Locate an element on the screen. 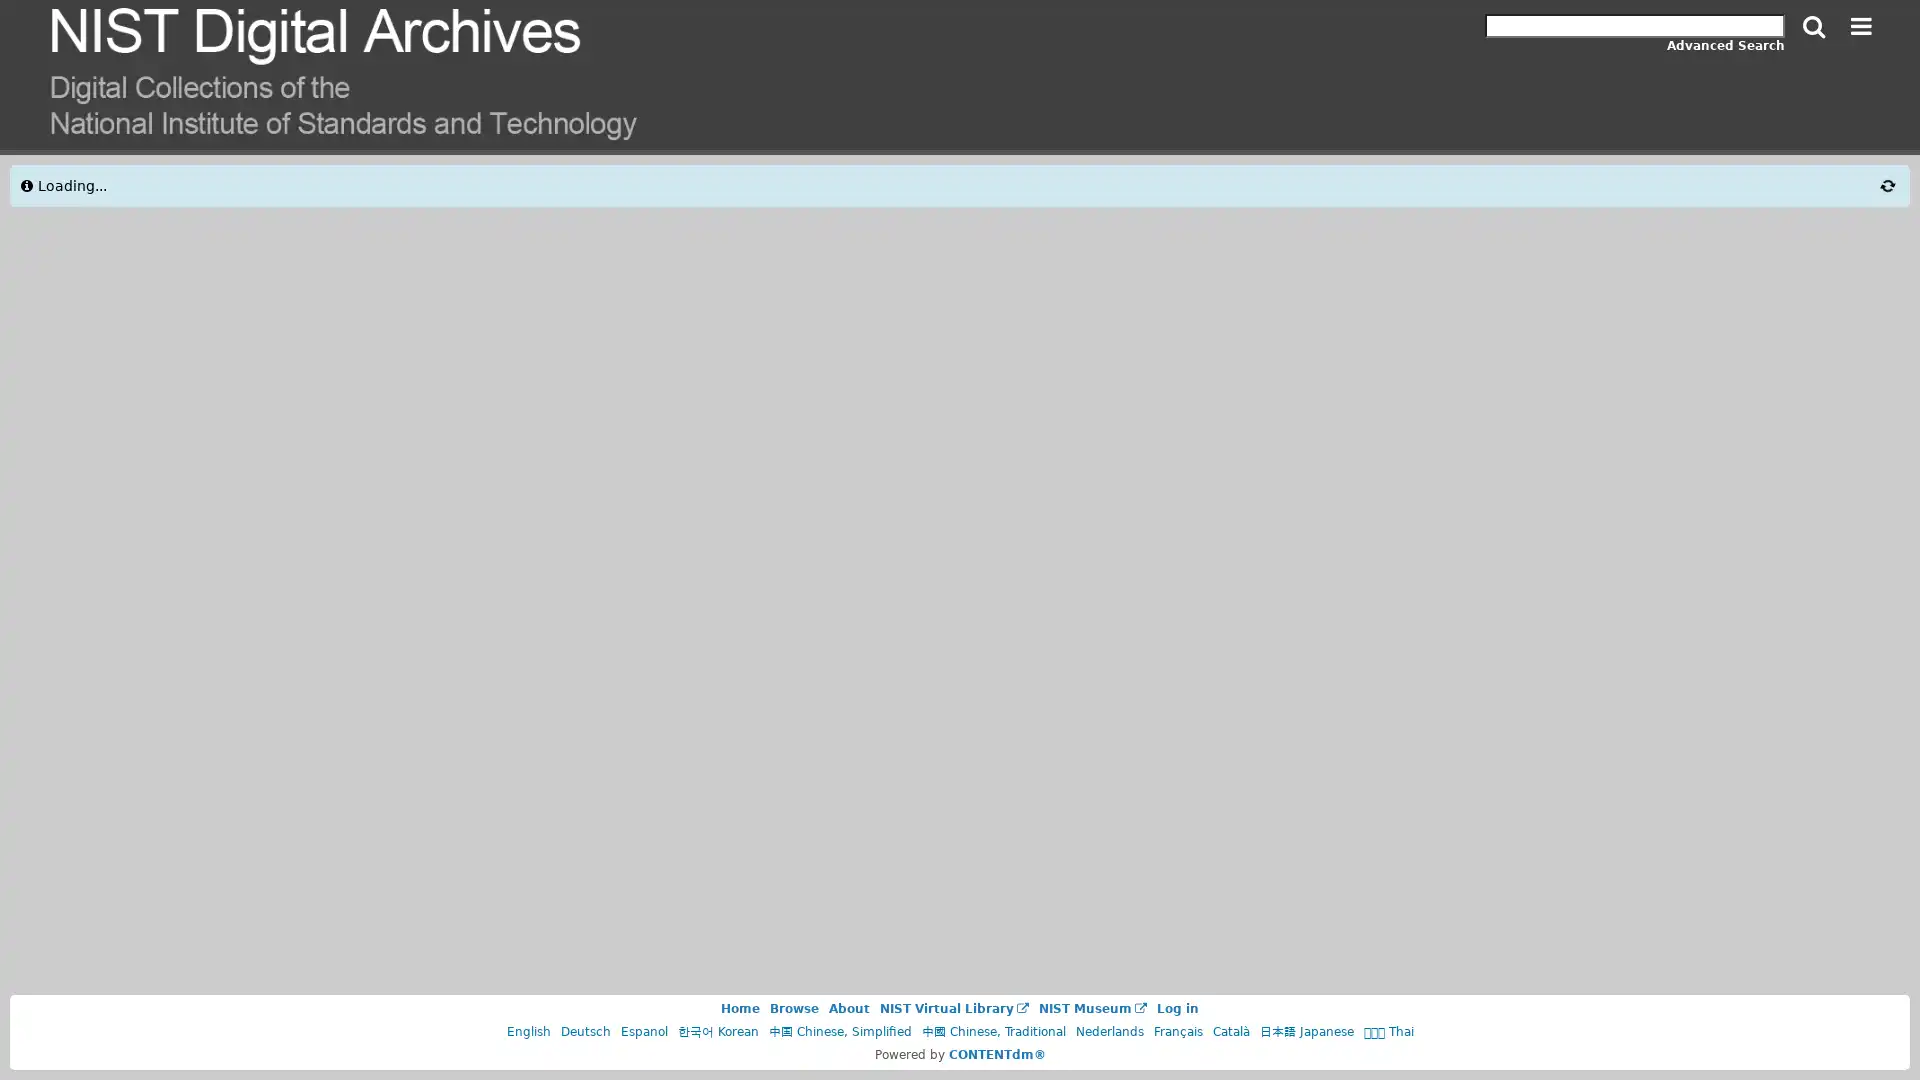  Page 200 is located at coordinates (1267, 245).